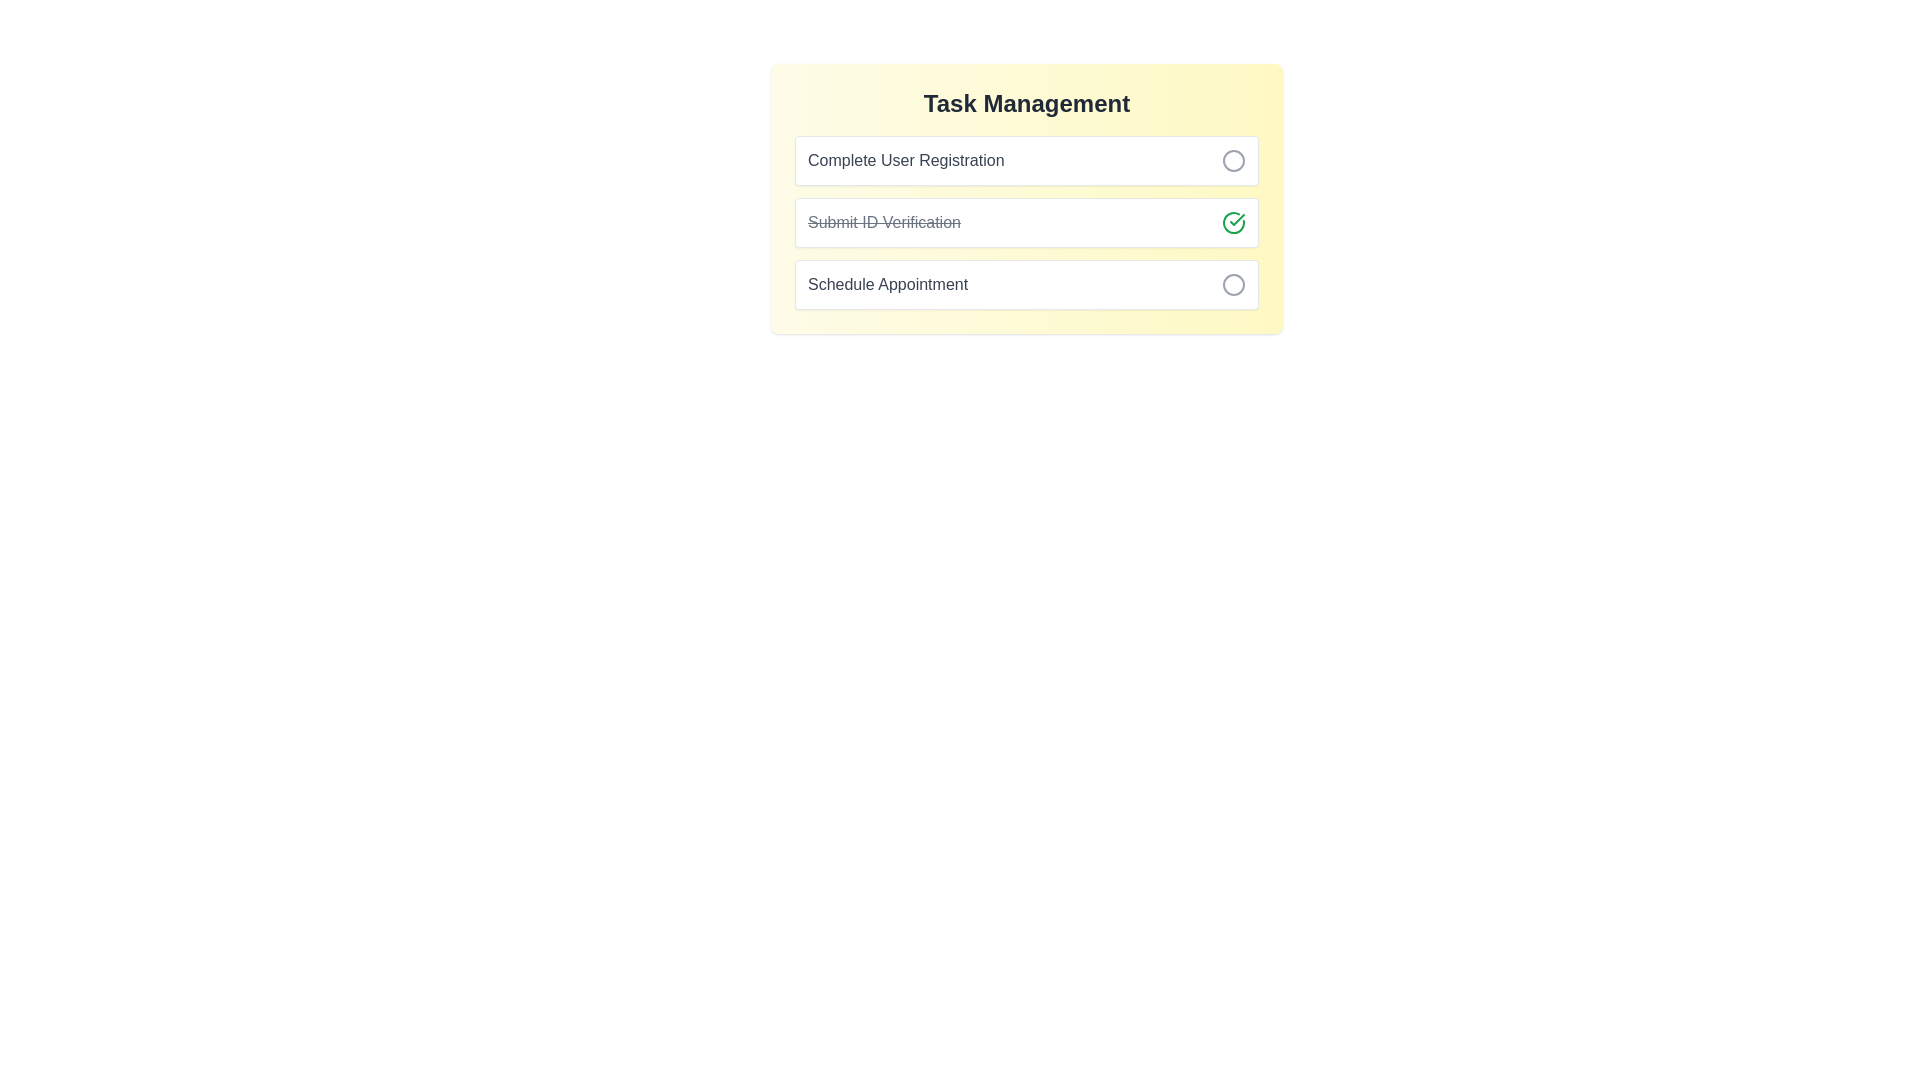 This screenshot has width=1920, height=1080. What do you see at coordinates (1232, 160) in the screenshot?
I see `the SVG circle graphic icon located on the right side of the first list item, adjacent to the 'Complete User Registration' label` at bounding box center [1232, 160].